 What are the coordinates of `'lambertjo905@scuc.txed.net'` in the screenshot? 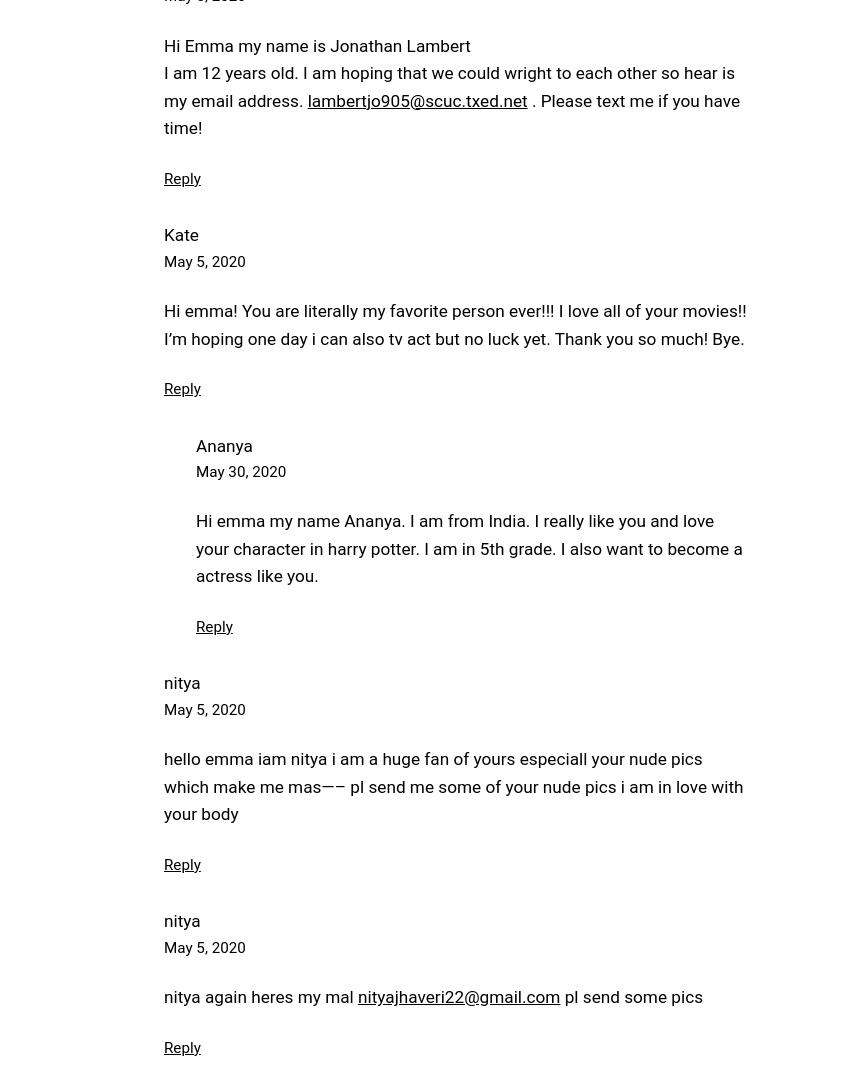 It's located at (417, 99).